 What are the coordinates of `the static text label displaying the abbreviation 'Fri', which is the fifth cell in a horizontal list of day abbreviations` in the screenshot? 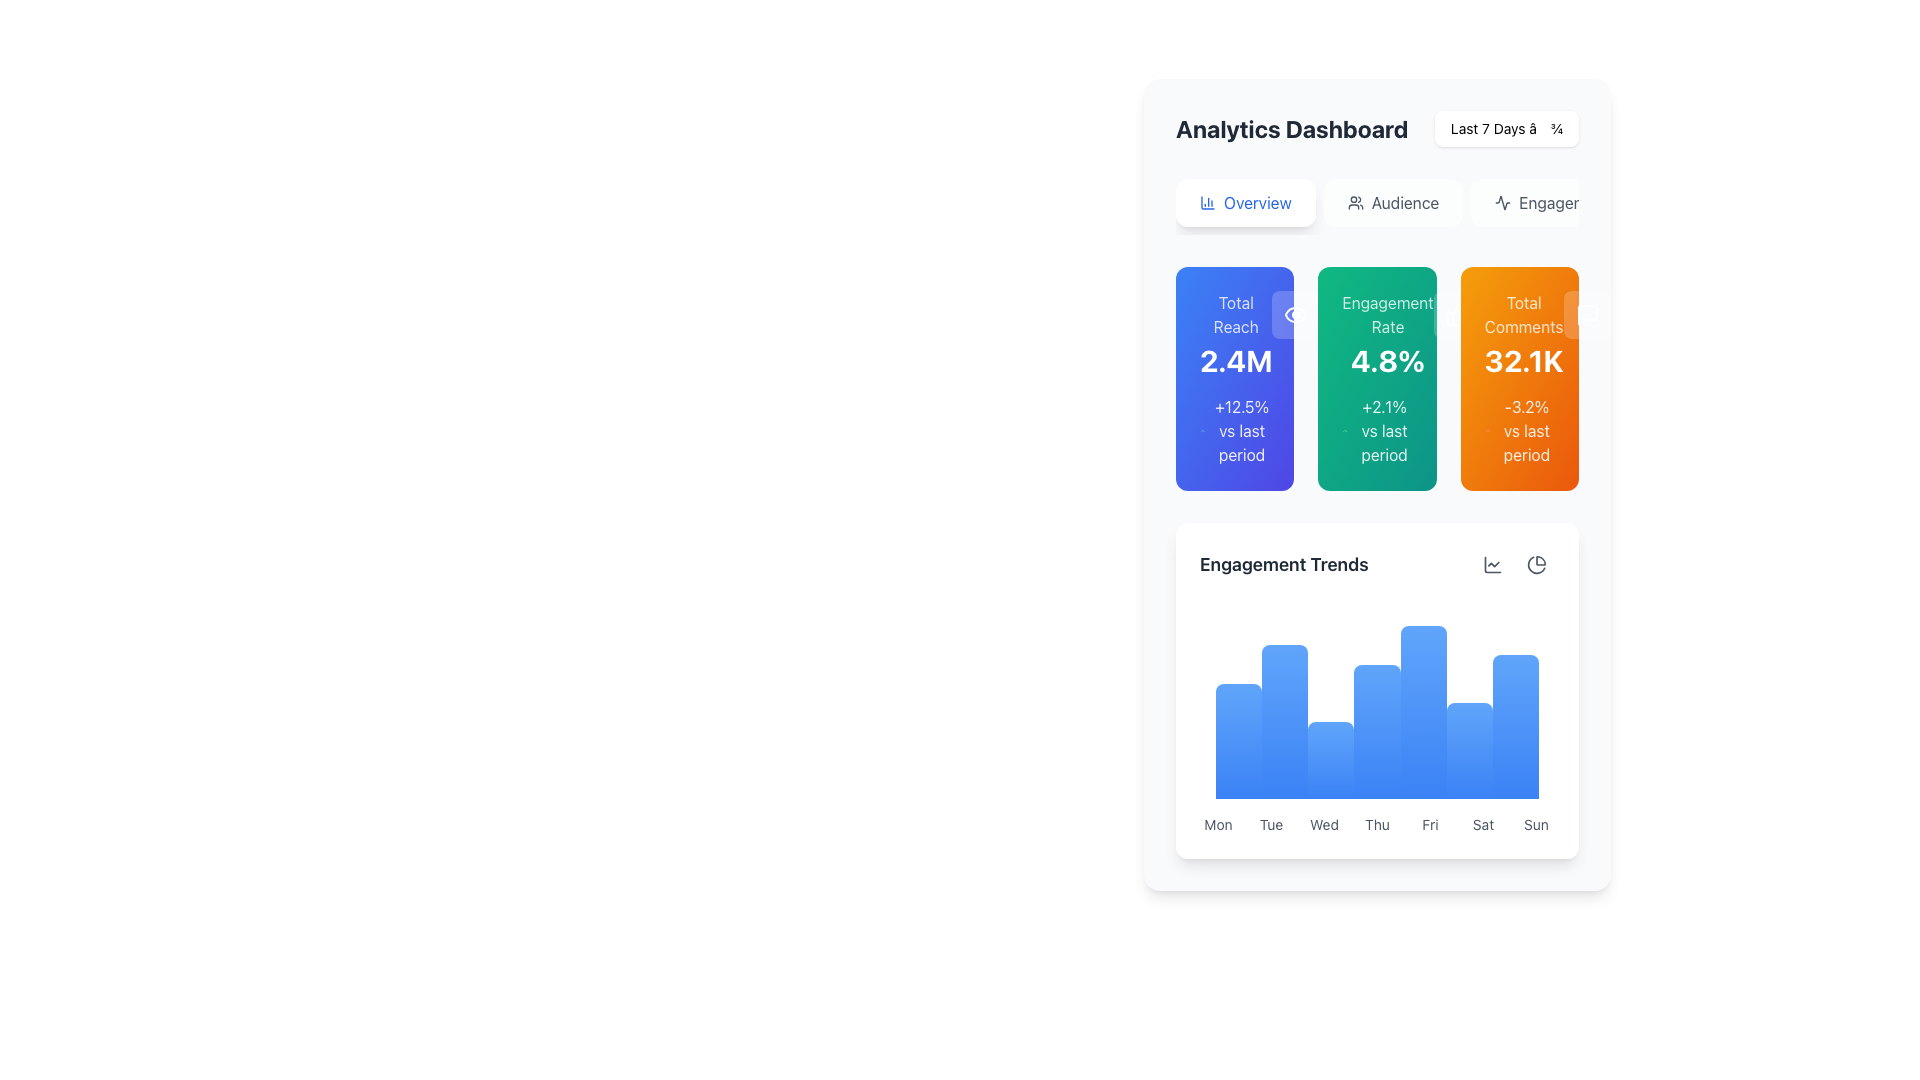 It's located at (1429, 825).